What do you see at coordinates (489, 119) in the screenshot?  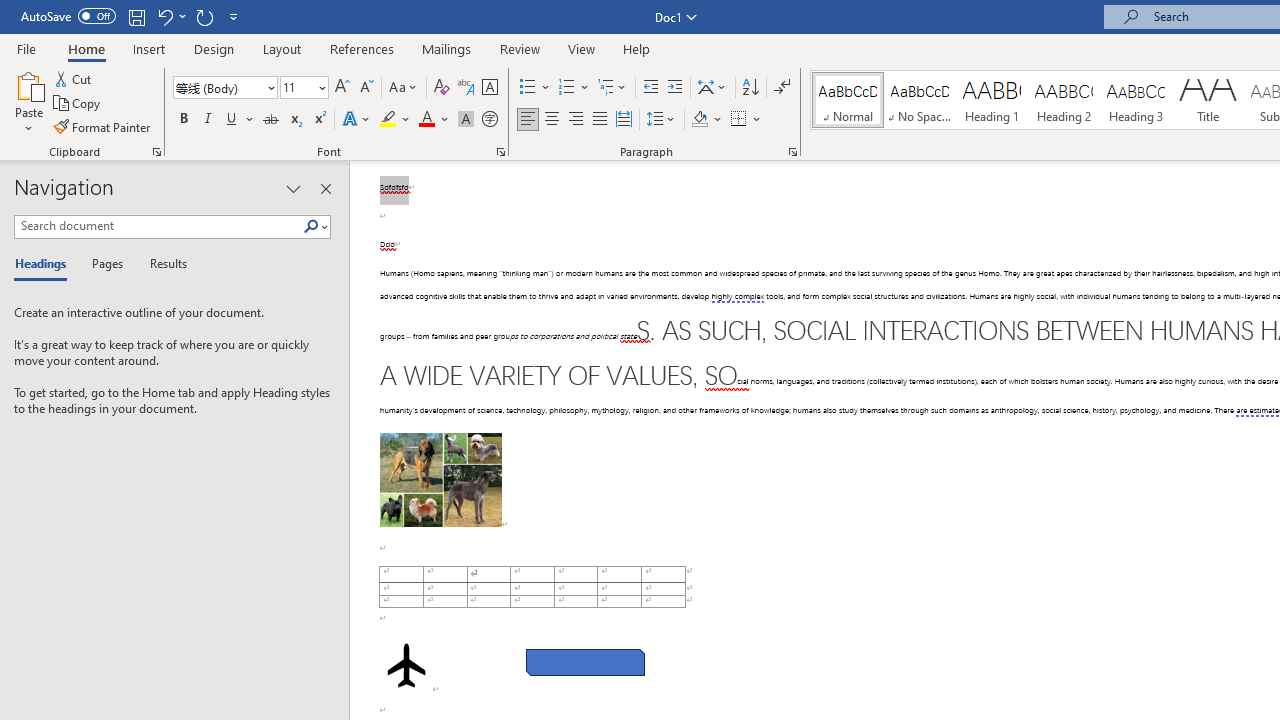 I see `'Enclose Characters...'` at bounding box center [489, 119].